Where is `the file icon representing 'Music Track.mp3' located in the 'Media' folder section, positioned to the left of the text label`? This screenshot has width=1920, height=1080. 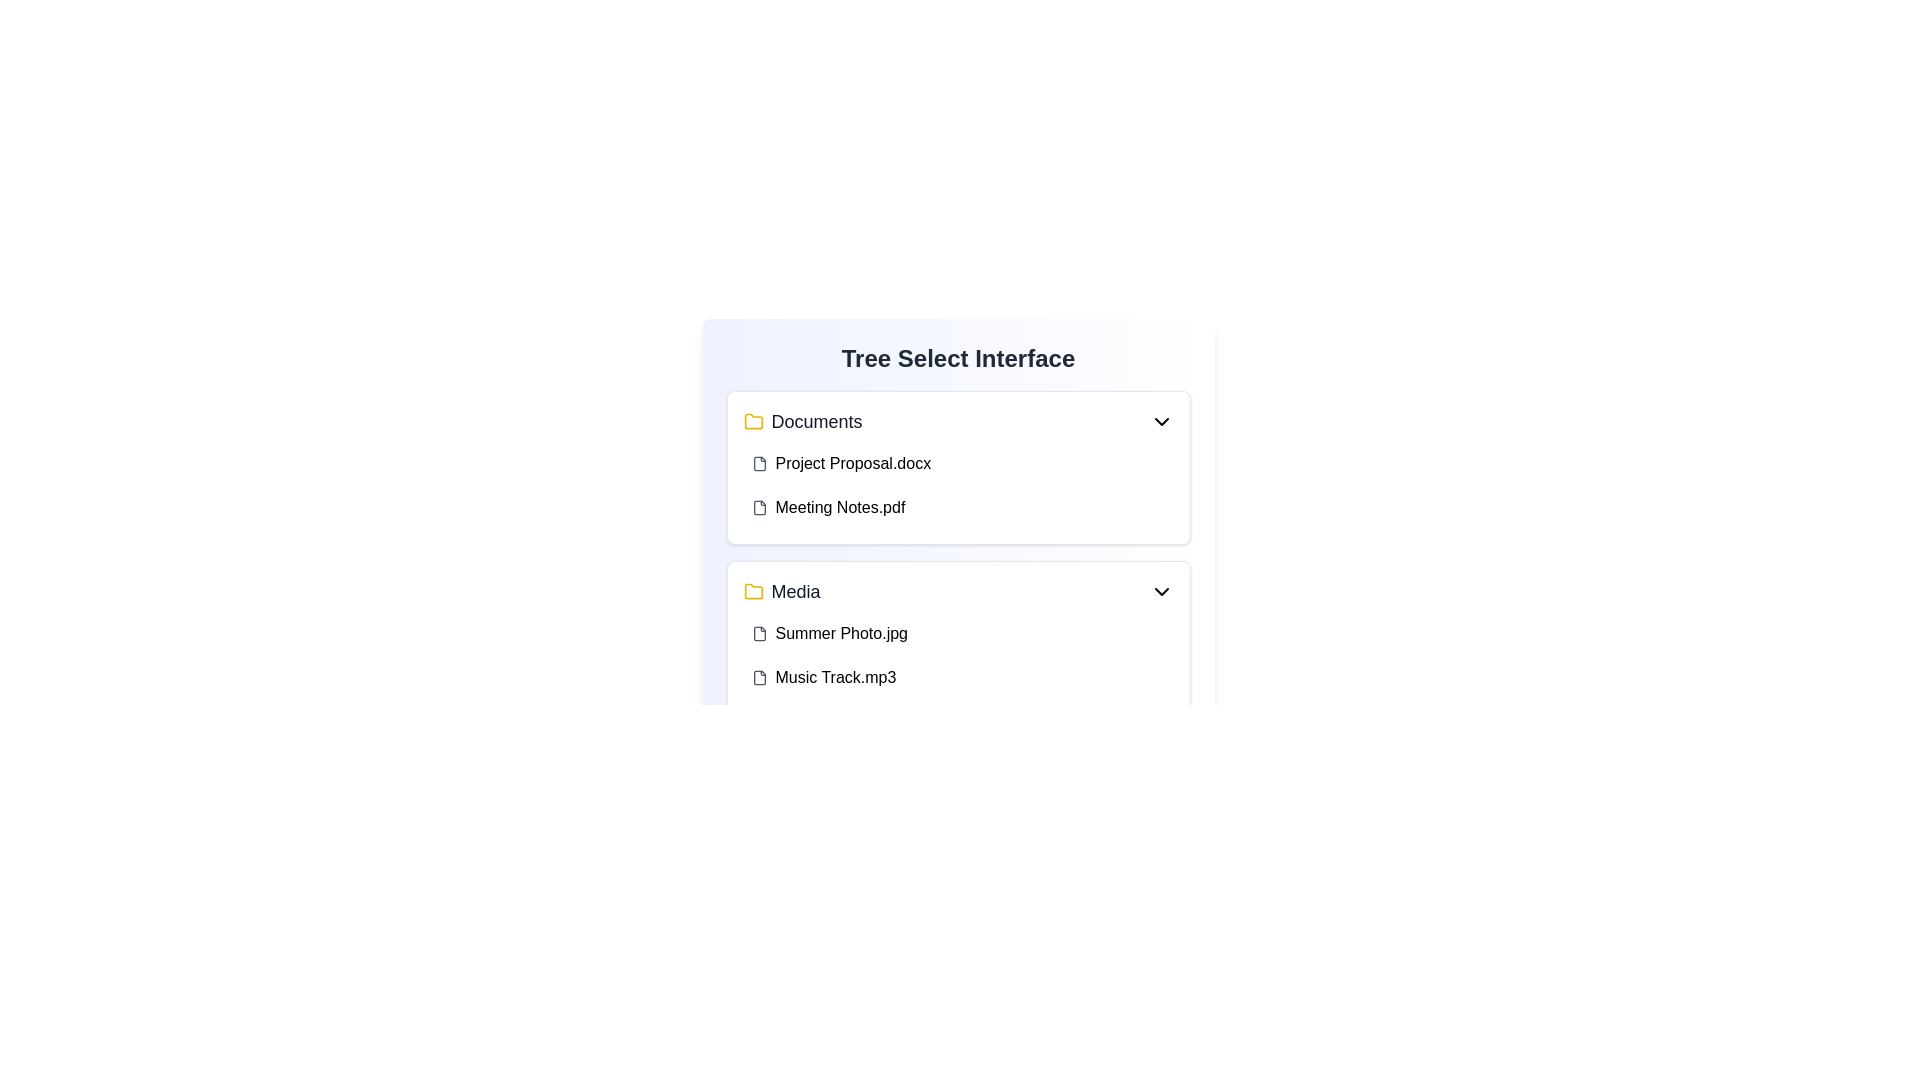
the file icon representing 'Music Track.mp3' located in the 'Media' folder section, positioned to the left of the text label is located at coordinates (758, 677).